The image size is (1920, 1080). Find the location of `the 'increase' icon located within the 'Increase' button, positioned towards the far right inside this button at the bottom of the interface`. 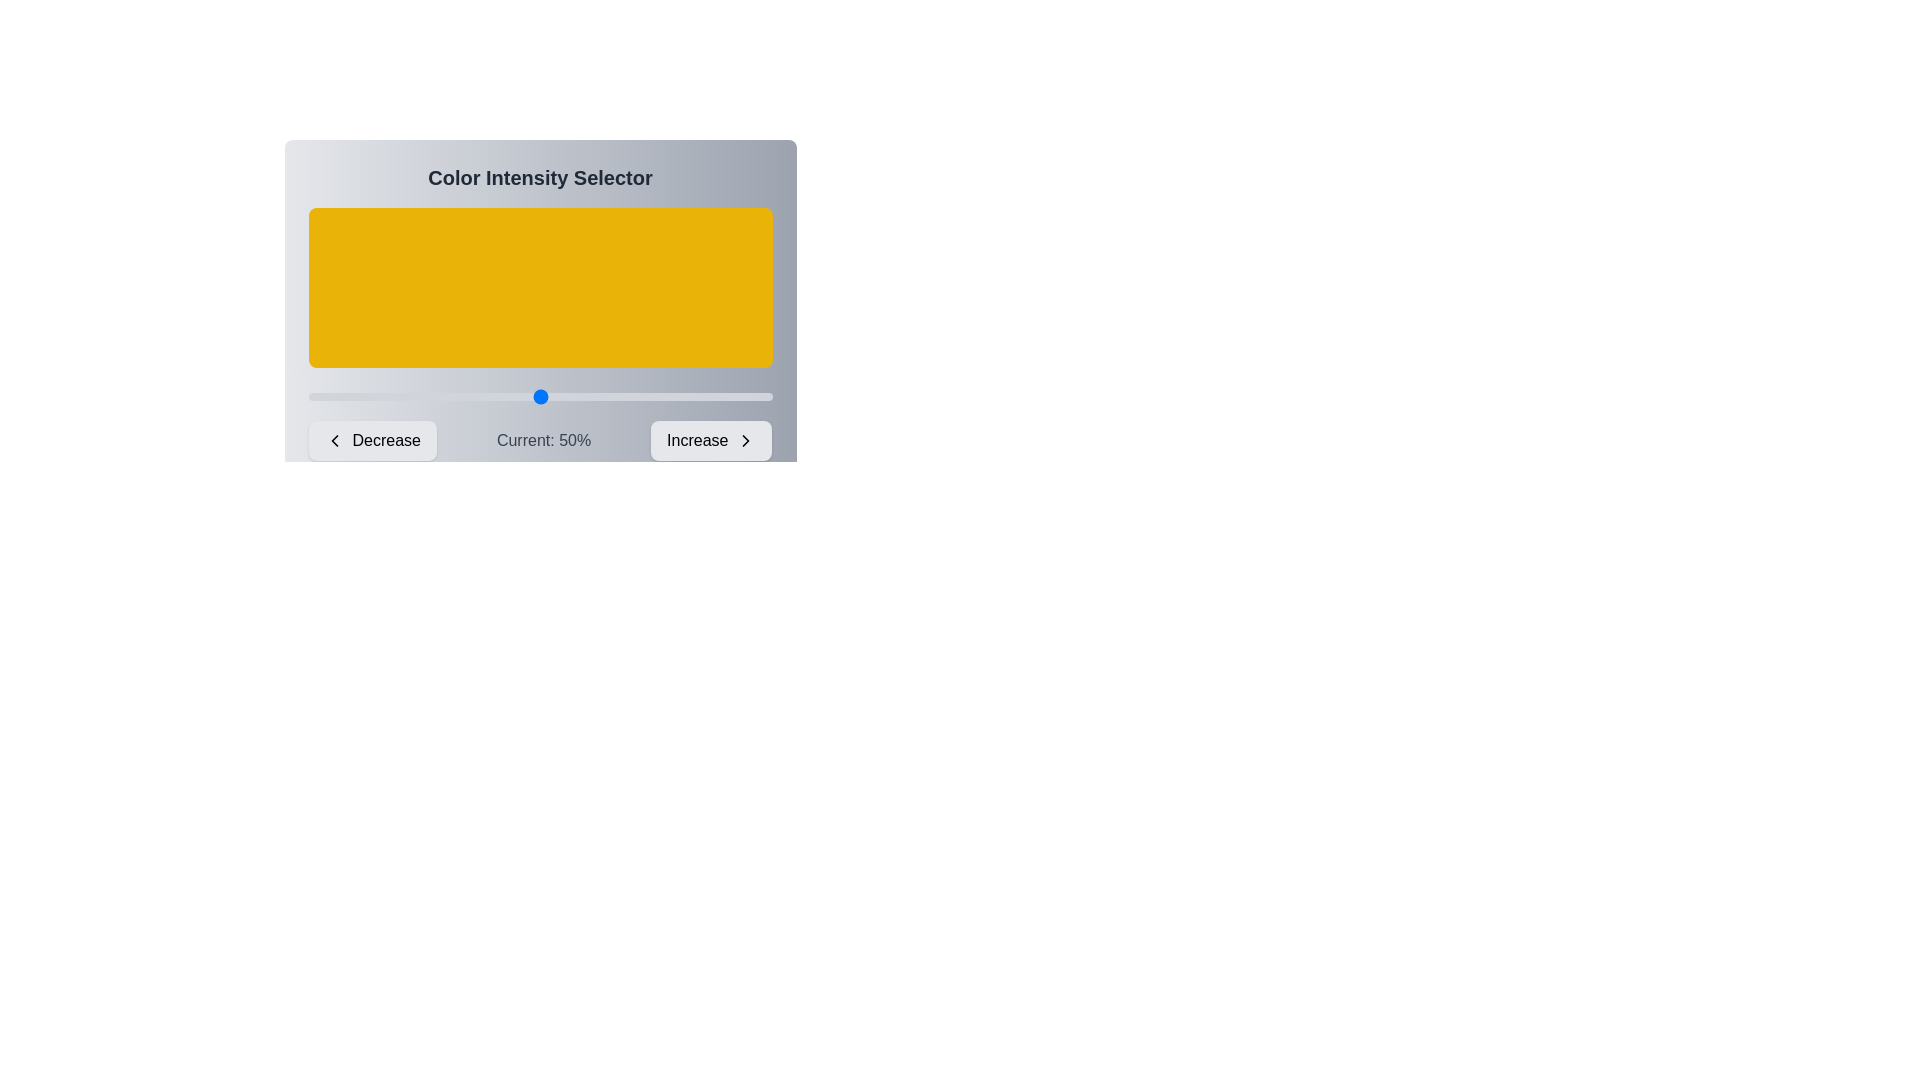

the 'increase' icon located within the 'Increase' button, positioned towards the far right inside this button at the bottom of the interface is located at coordinates (745, 439).